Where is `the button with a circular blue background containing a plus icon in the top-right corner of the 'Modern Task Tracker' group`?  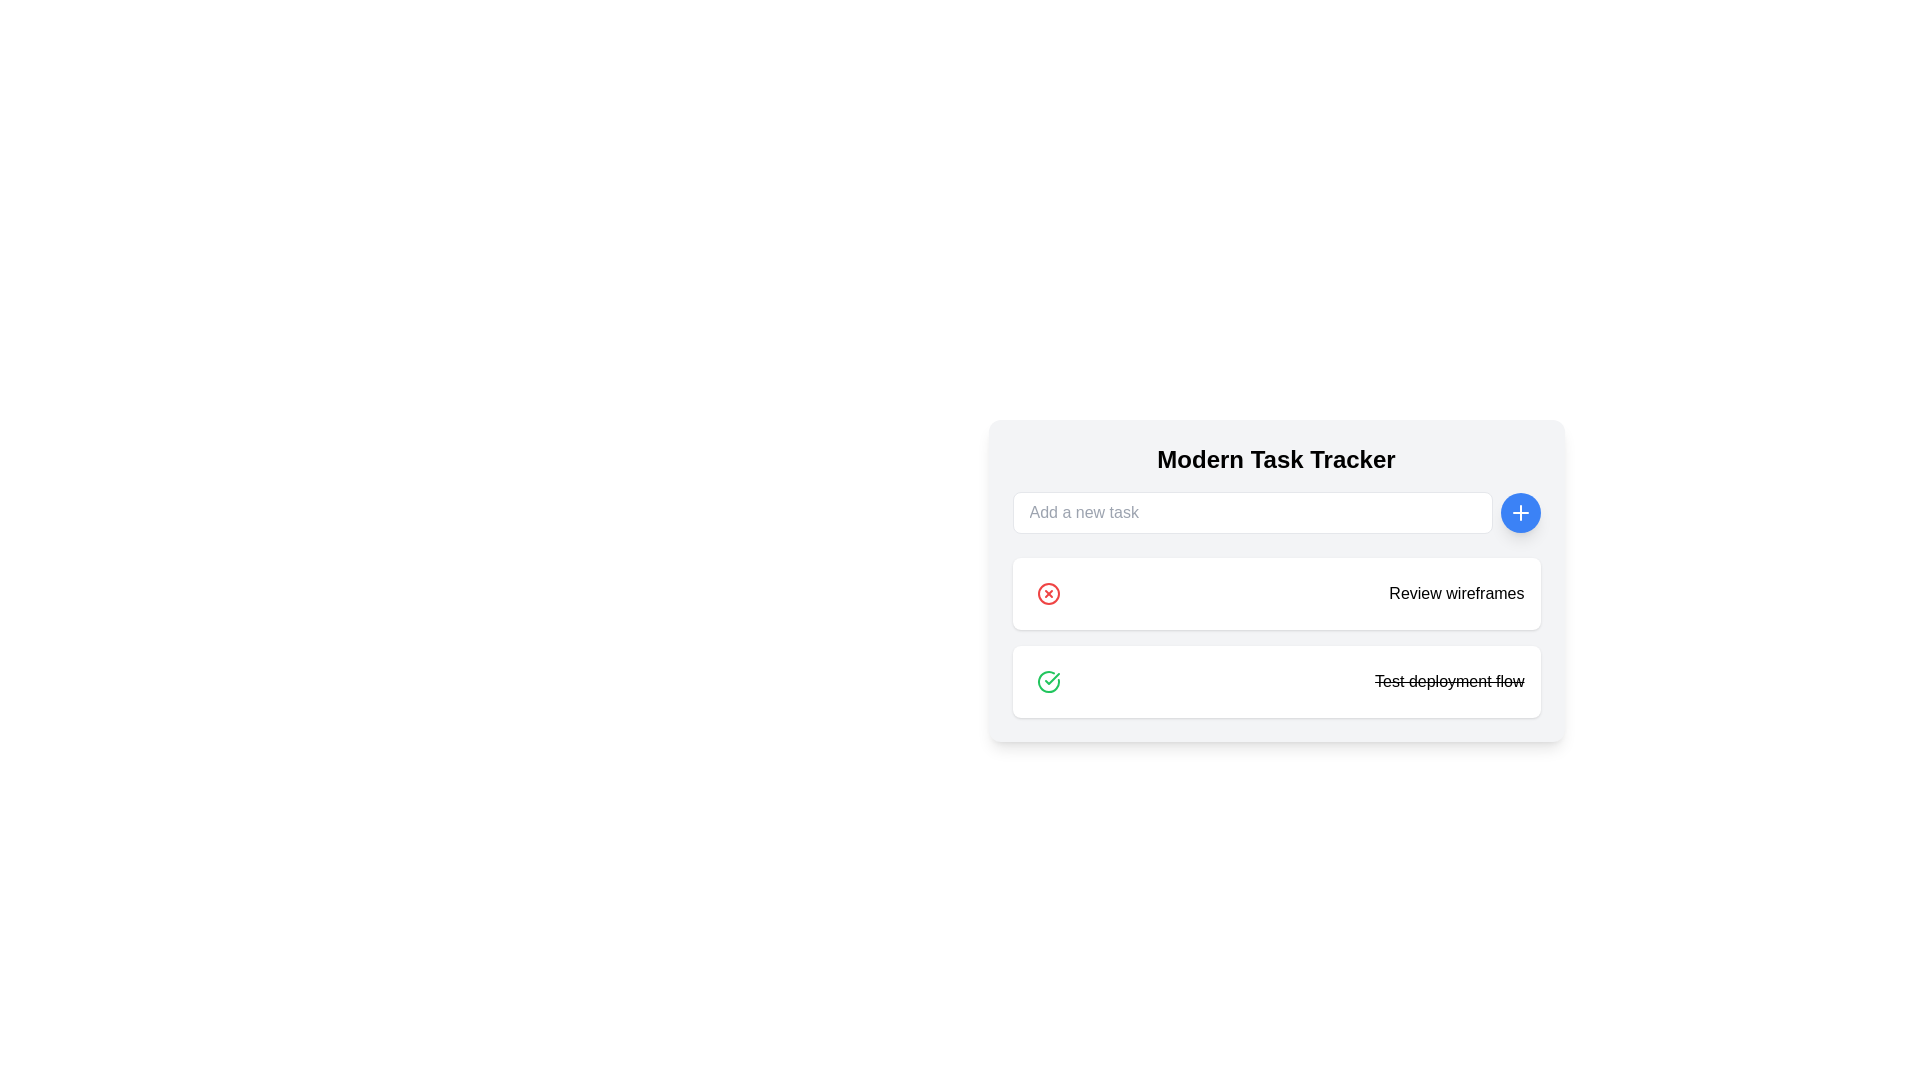
the button with a circular blue background containing a plus icon in the top-right corner of the 'Modern Task Tracker' group is located at coordinates (1520, 512).